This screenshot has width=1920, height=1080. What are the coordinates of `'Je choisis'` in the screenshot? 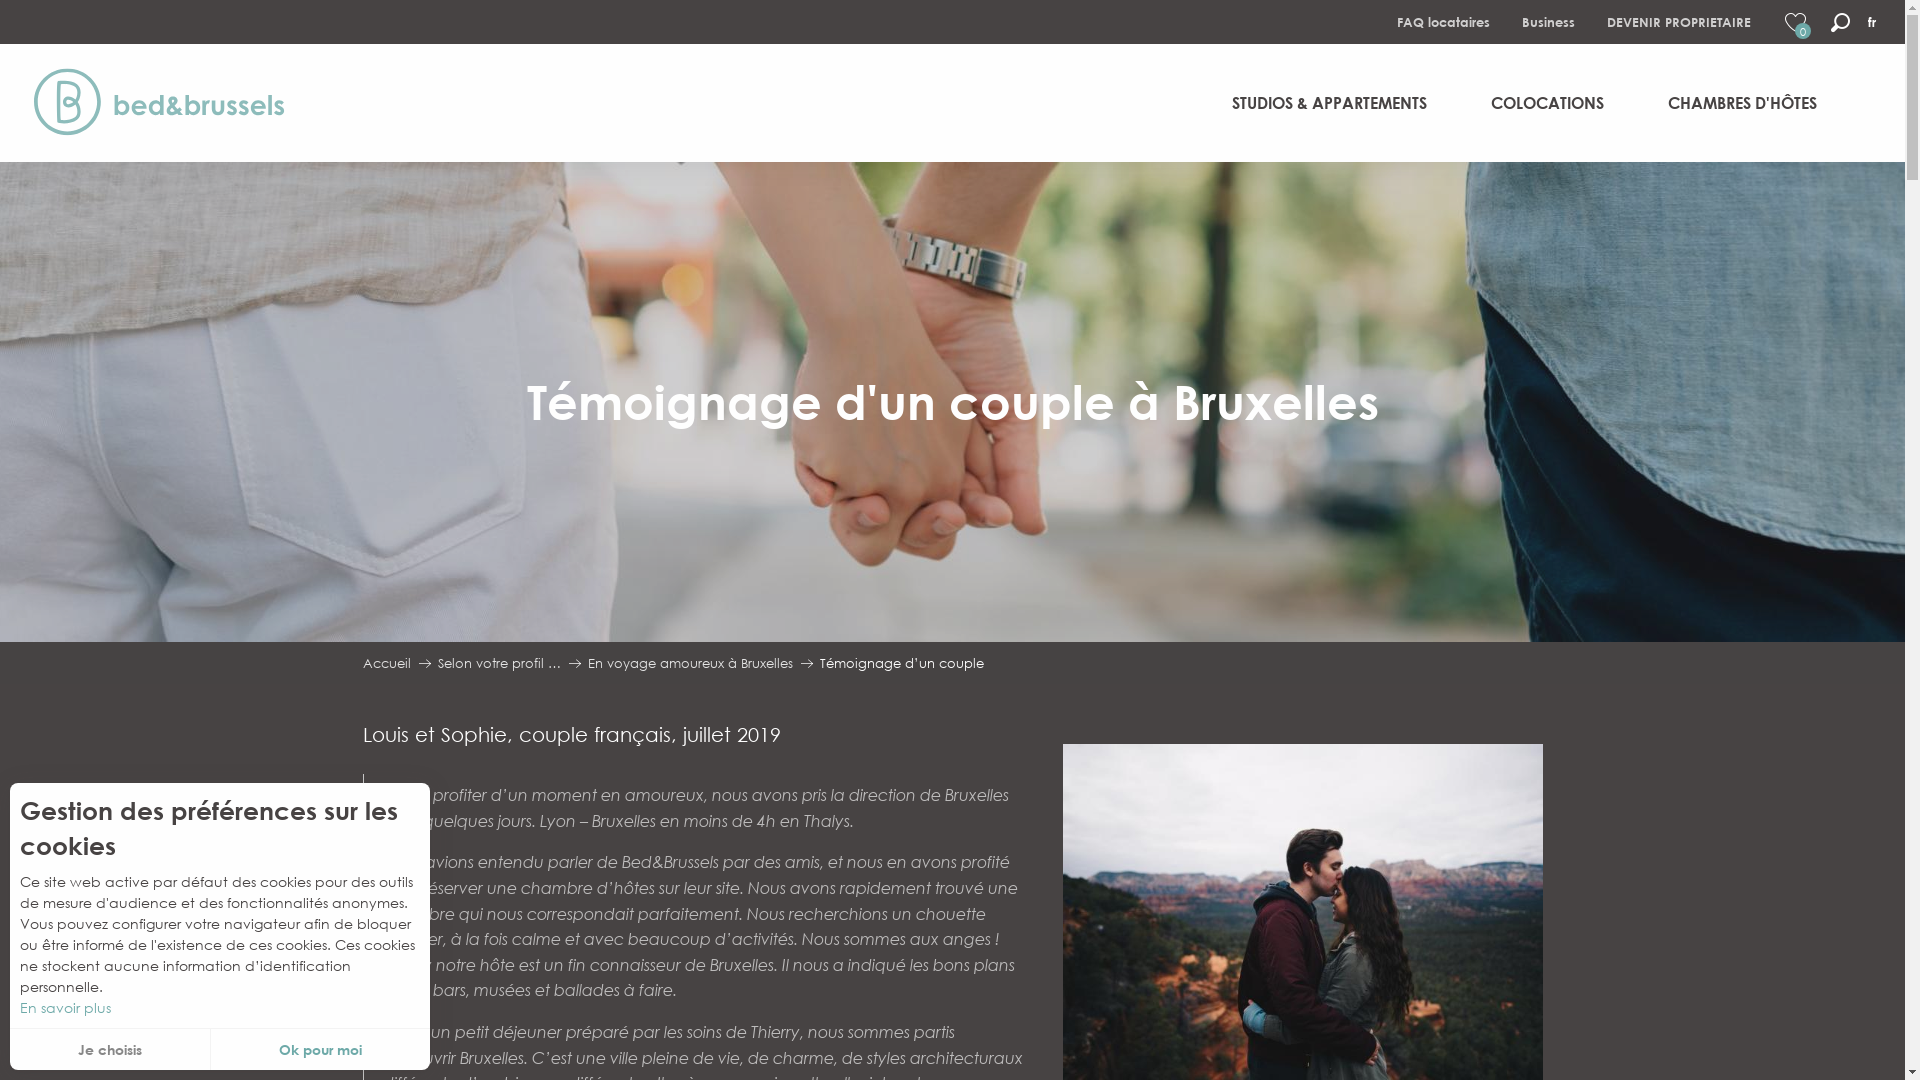 It's located at (9, 1048).